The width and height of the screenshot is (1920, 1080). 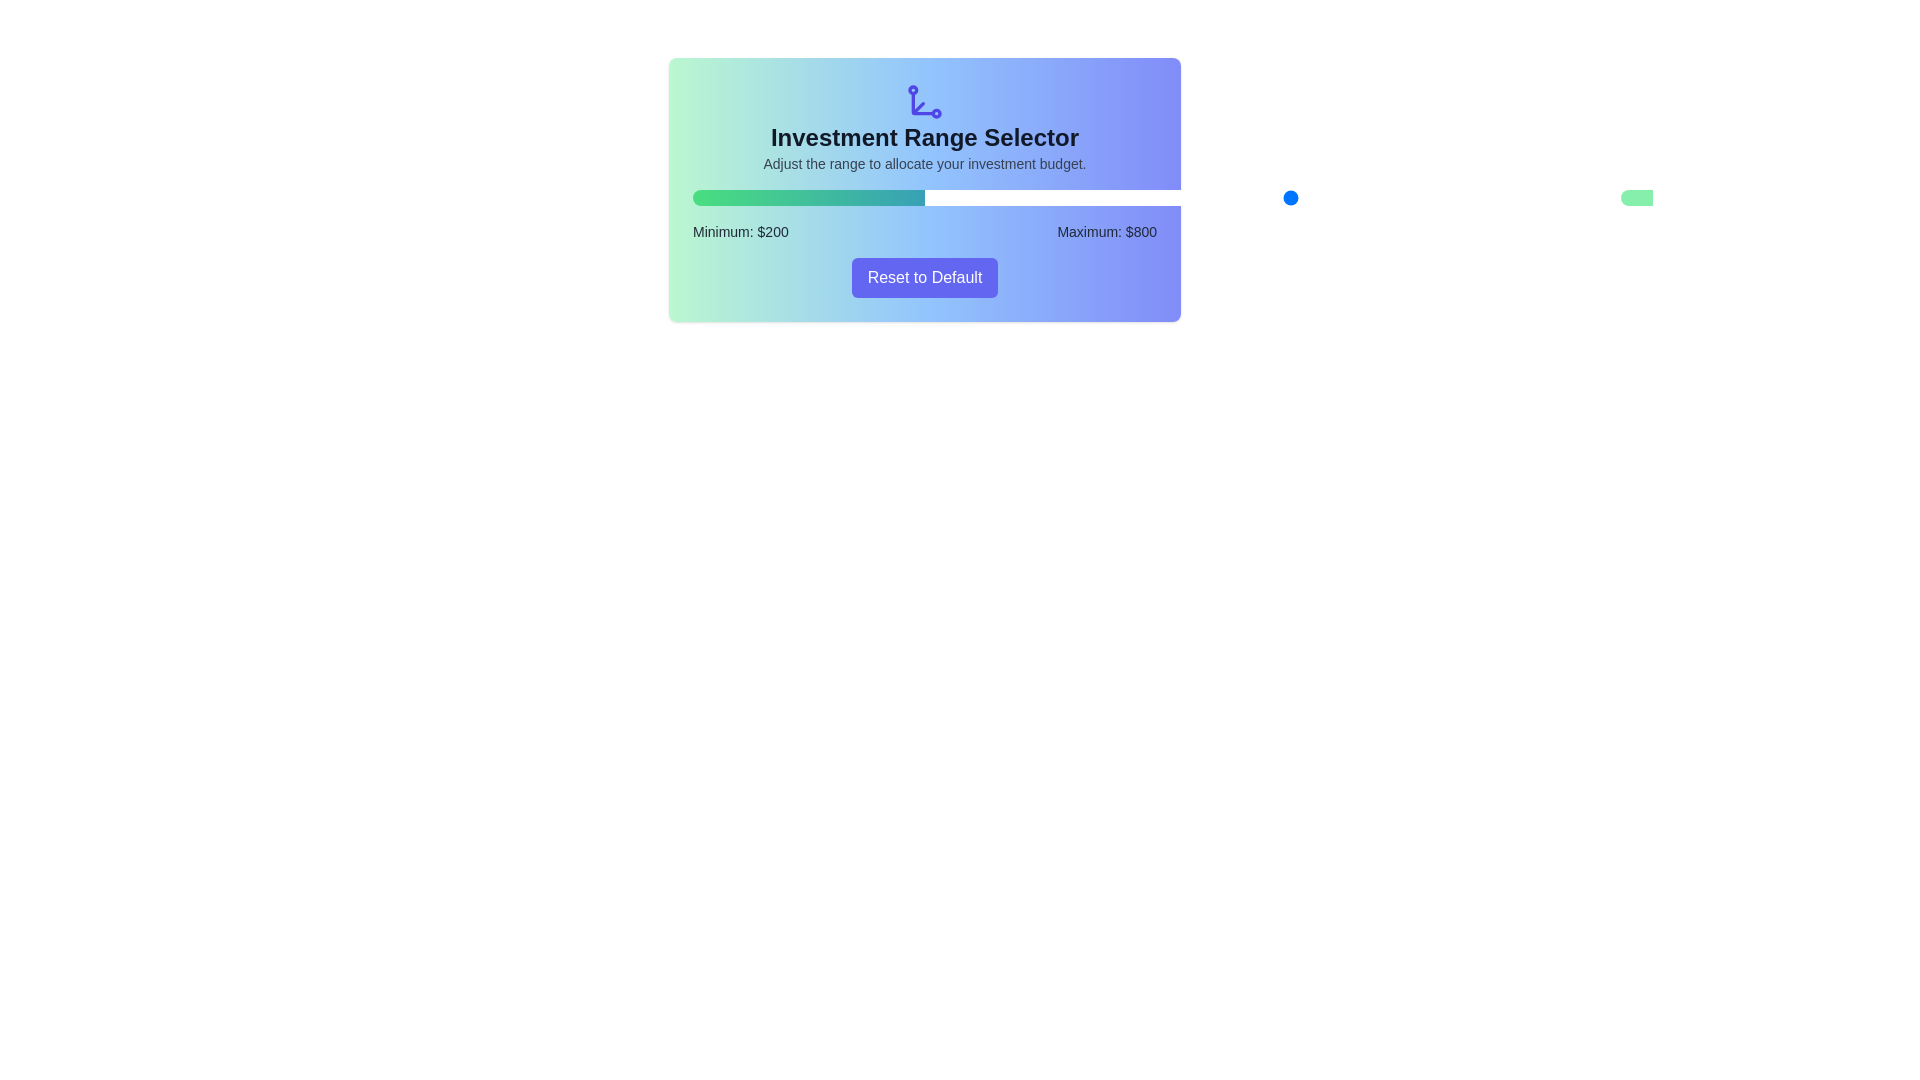 What do you see at coordinates (1268, 197) in the screenshot?
I see `the maximum investment range to 645 by dragging the right slider` at bounding box center [1268, 197].